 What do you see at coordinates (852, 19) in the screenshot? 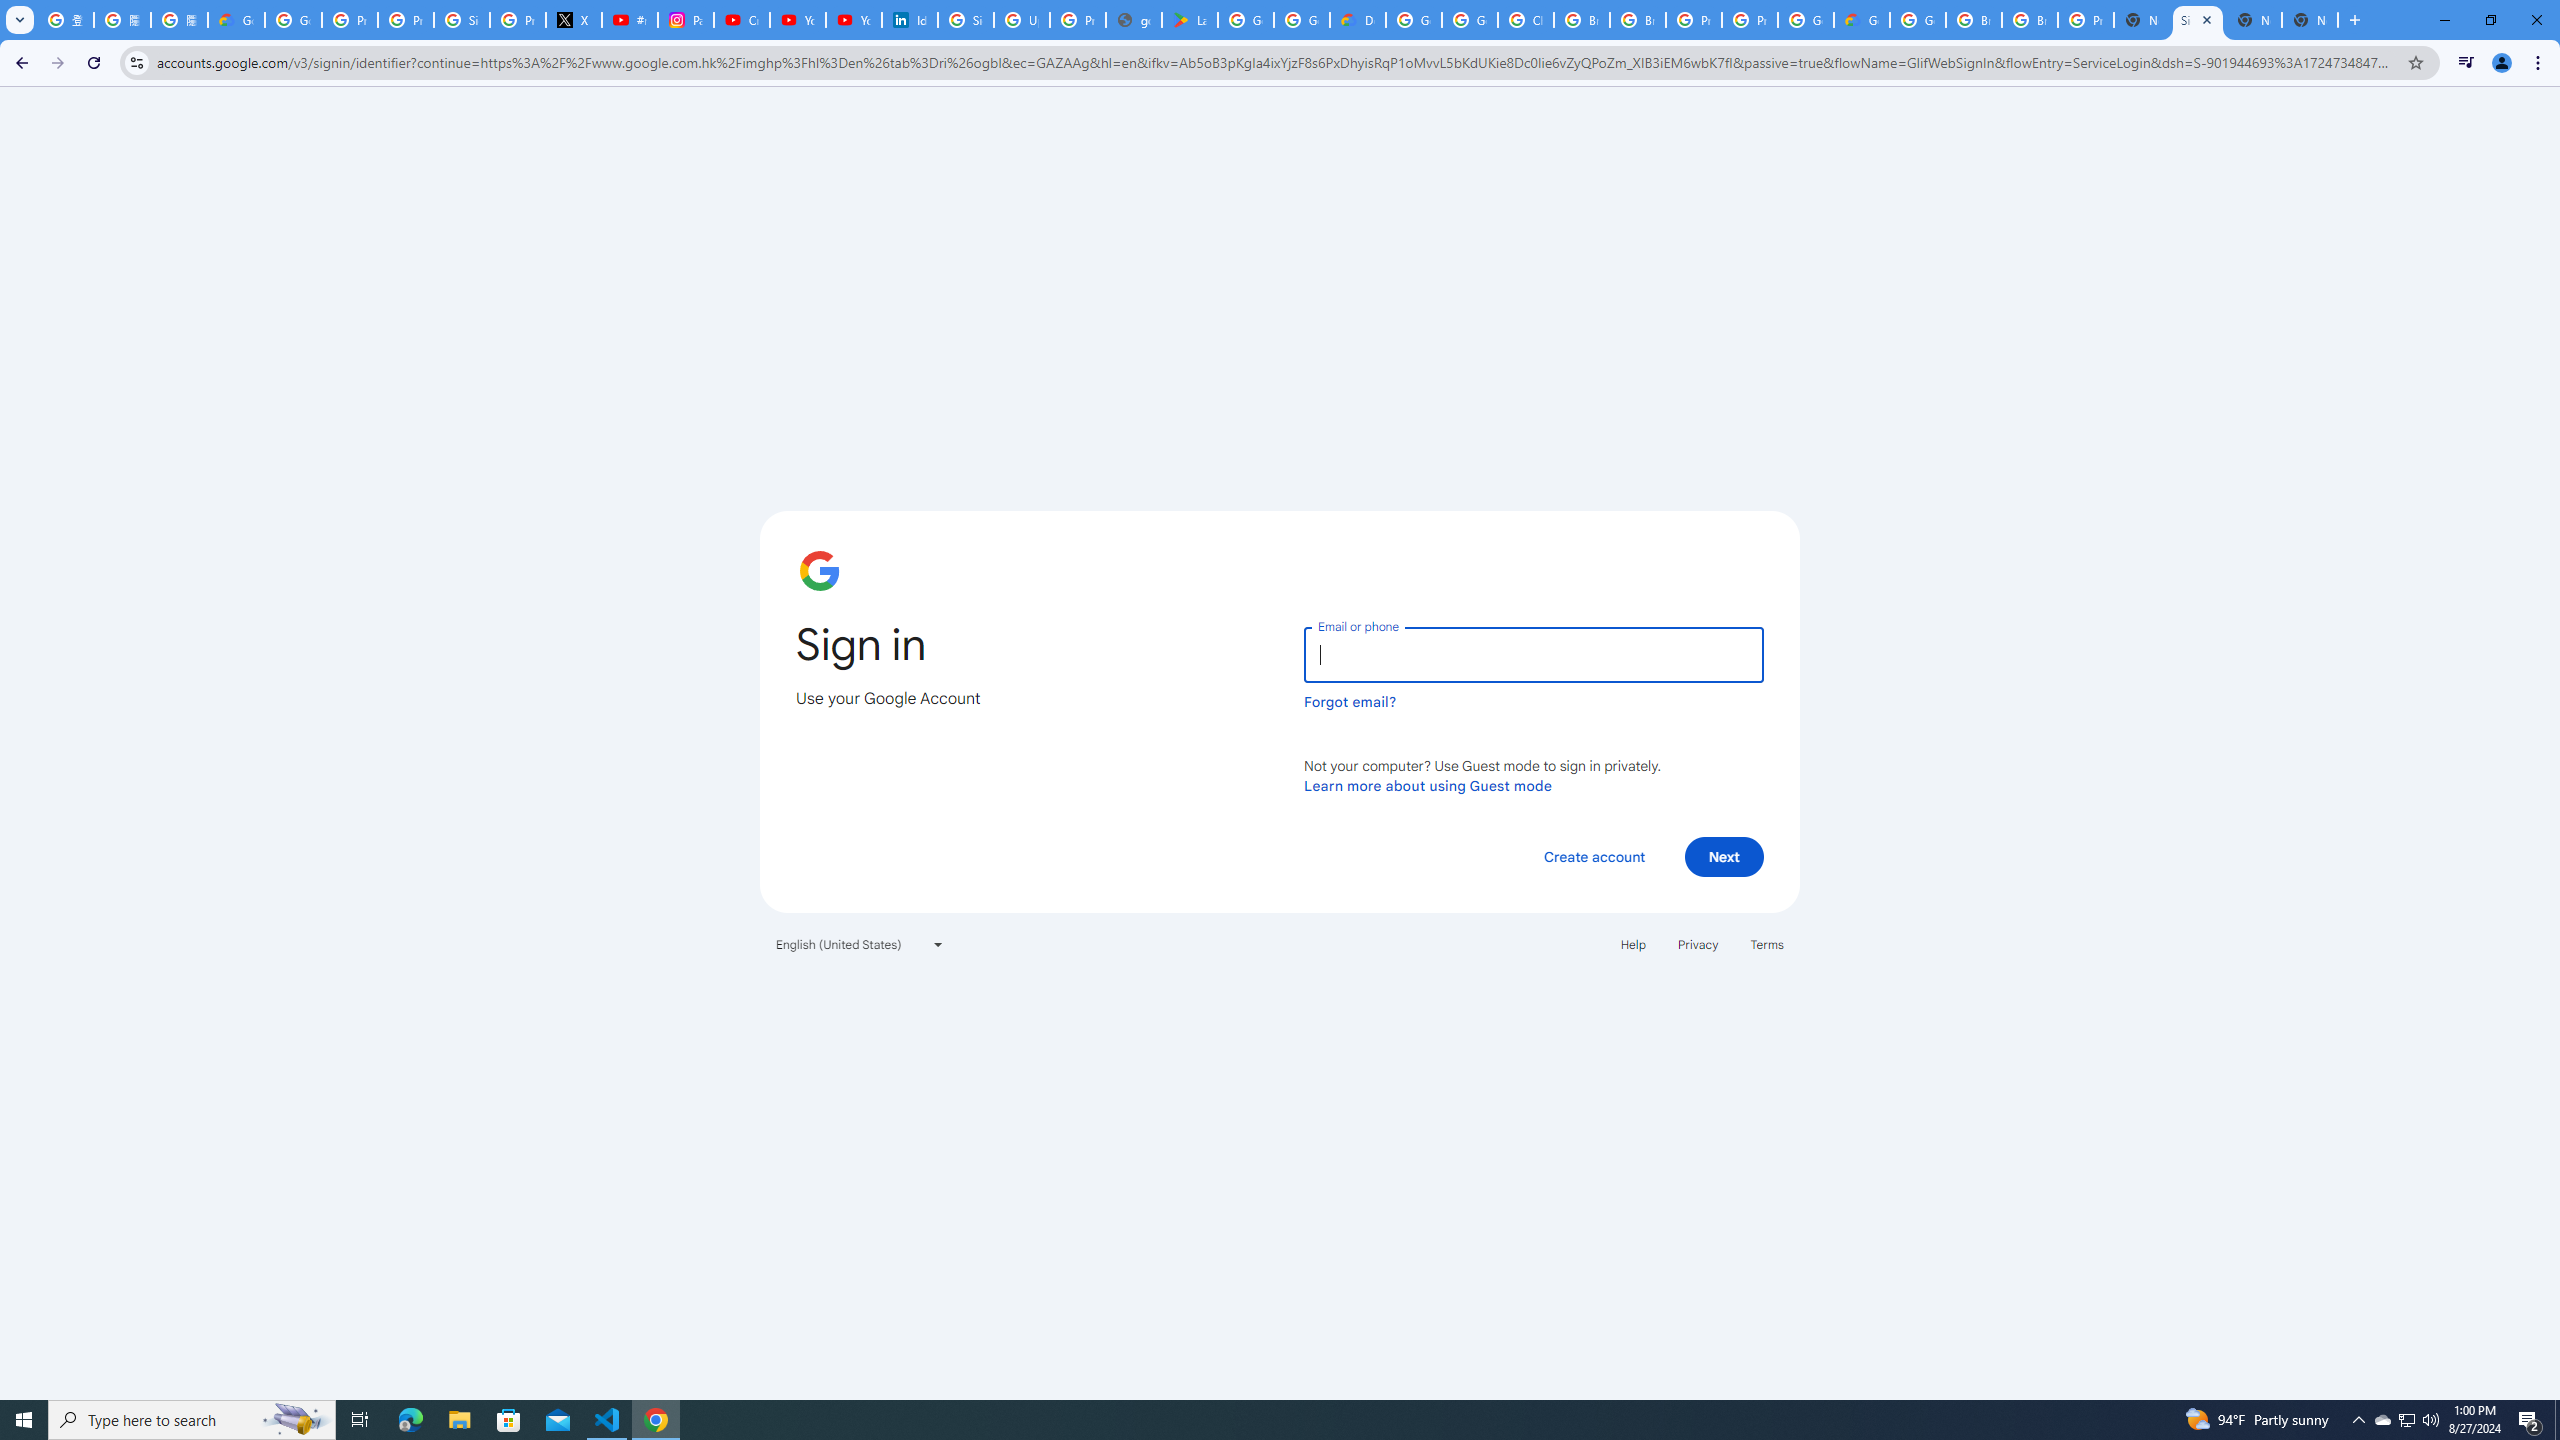
I see `'YouTube Culture & Trends - YouTube Top 10, 2021'` at bounding box center [852, 19].